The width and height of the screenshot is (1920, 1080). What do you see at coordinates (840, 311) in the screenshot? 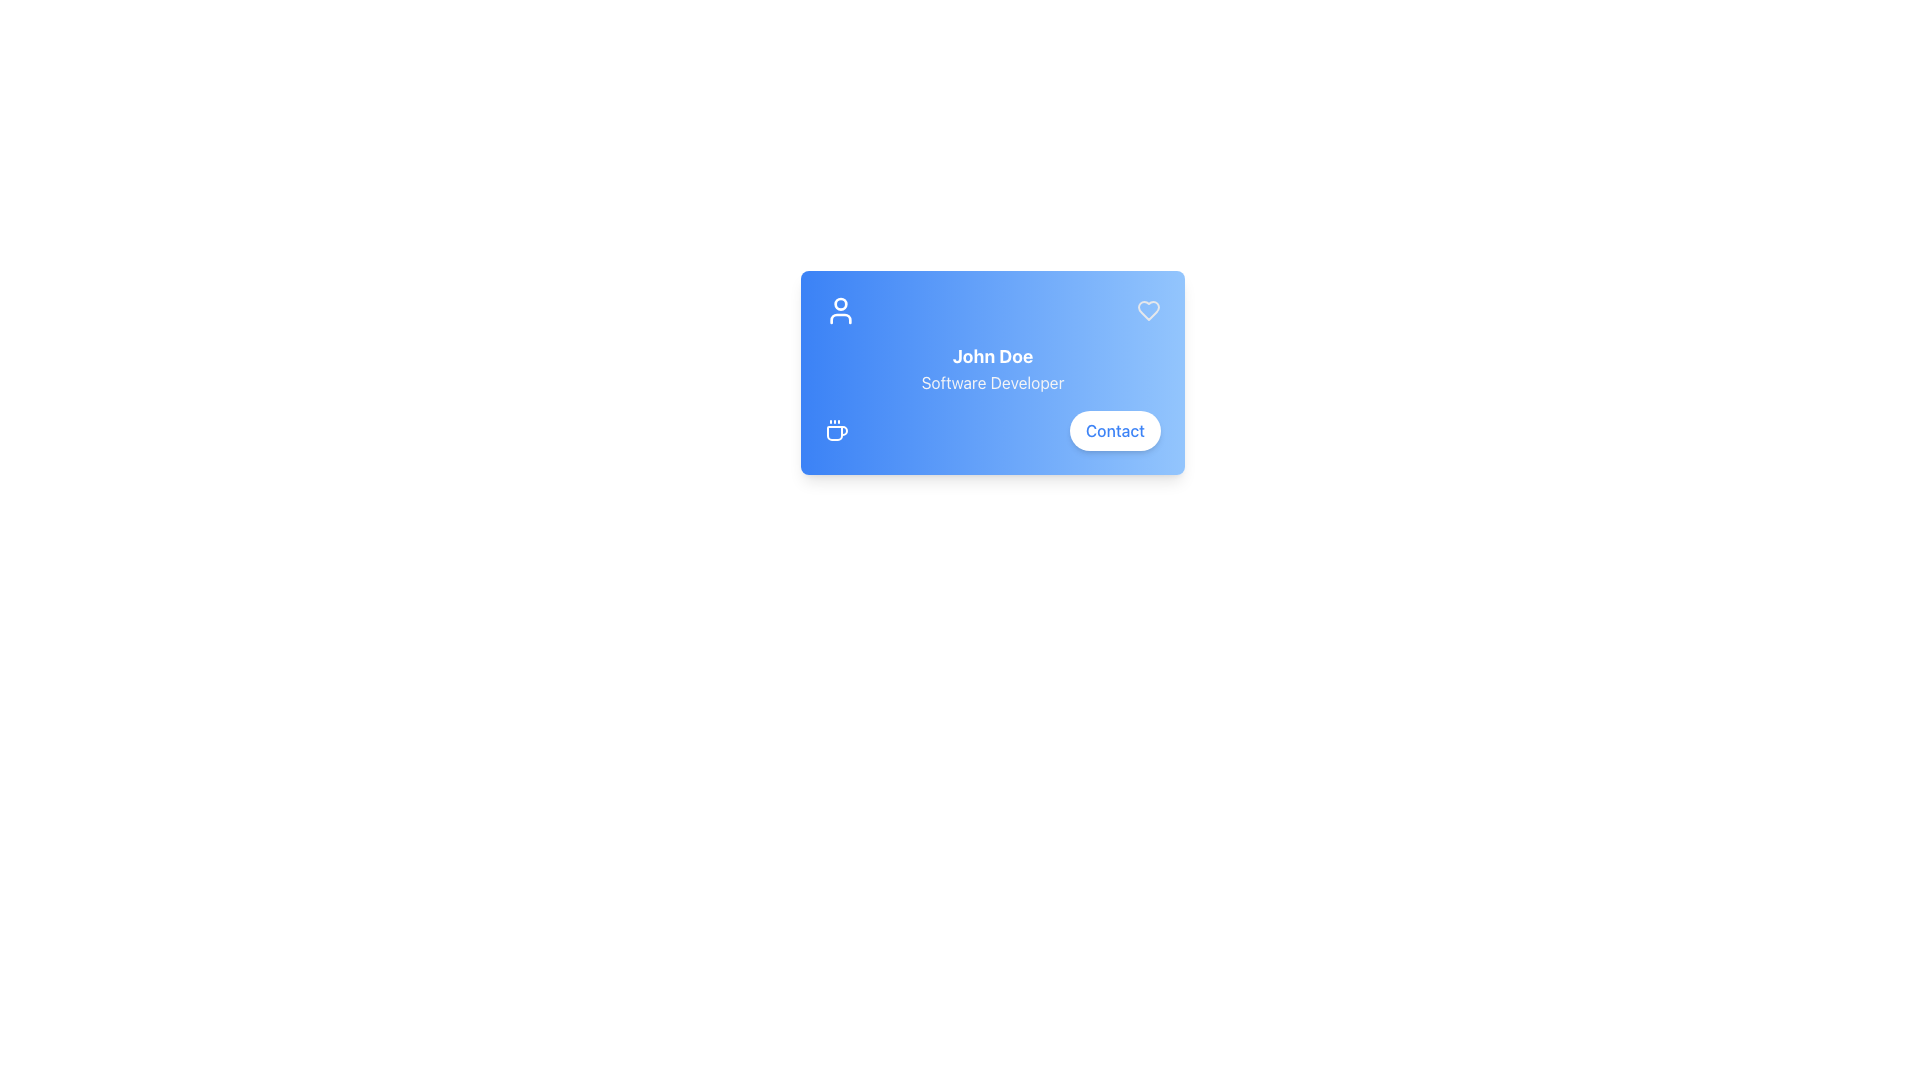
I see `the user profile icon located at the upper left corner of the user information card, which serves as a visual representation of the user profile` at bounding box center [840, 311].